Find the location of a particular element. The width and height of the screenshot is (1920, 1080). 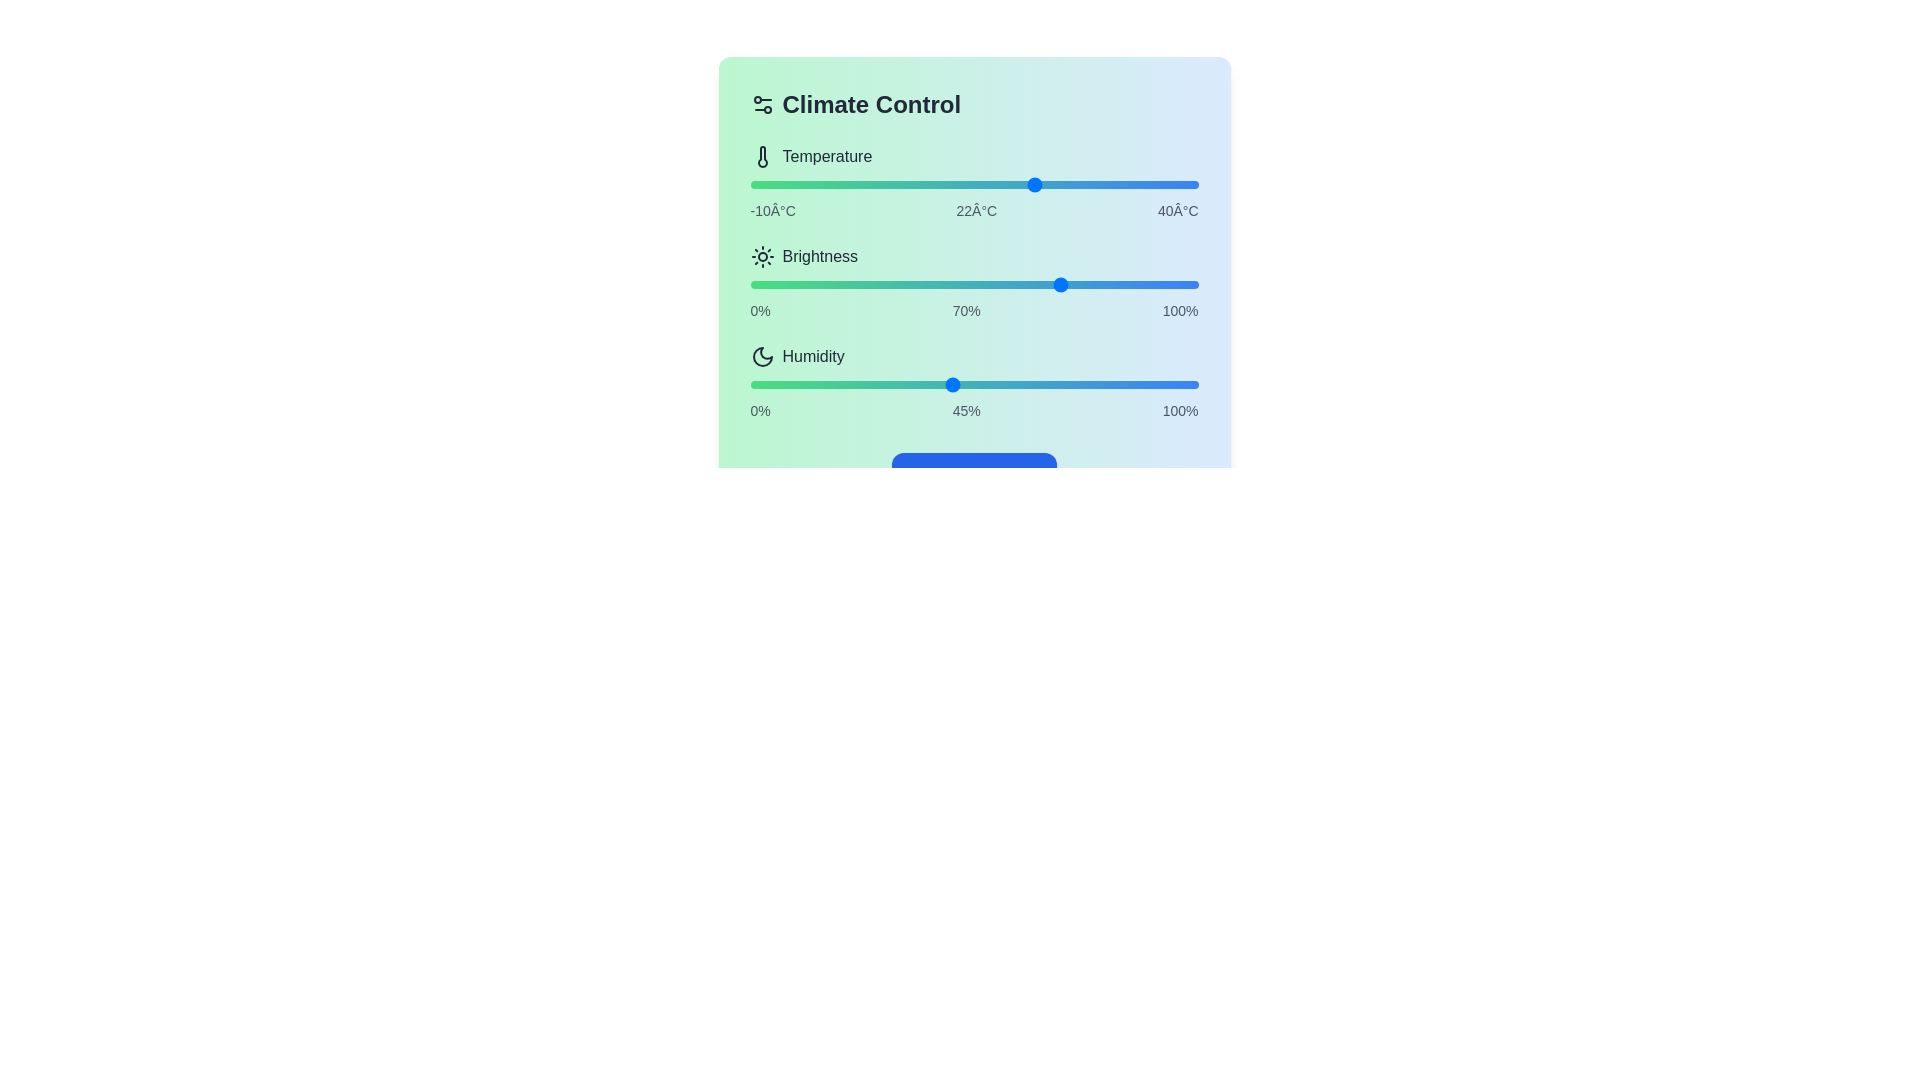

the thermometer icon located in the 'Temperature' section of the interface, which is rendered with a simple line style and positioned to the left of the 'Temperature' text label is located at coordinates (761, 156).